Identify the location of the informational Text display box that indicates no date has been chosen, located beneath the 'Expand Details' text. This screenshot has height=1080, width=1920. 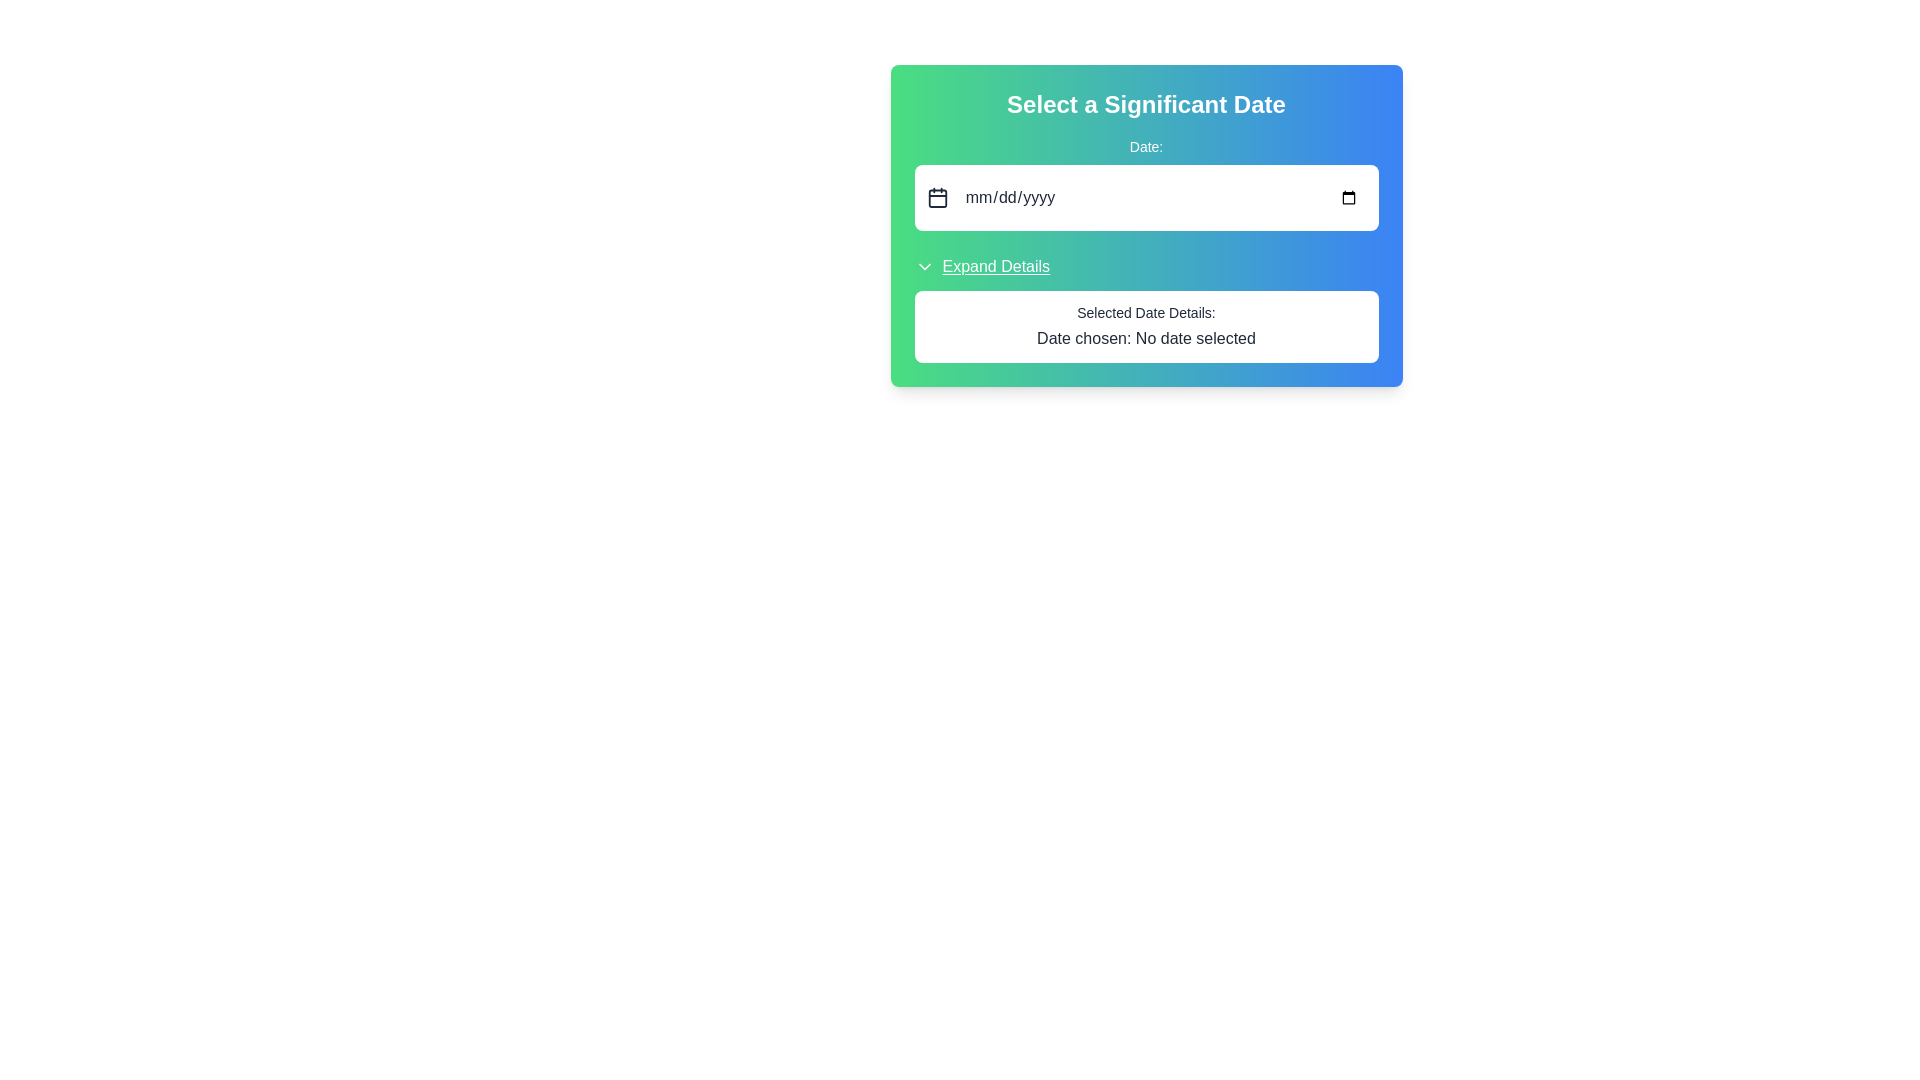
(1146, 326).